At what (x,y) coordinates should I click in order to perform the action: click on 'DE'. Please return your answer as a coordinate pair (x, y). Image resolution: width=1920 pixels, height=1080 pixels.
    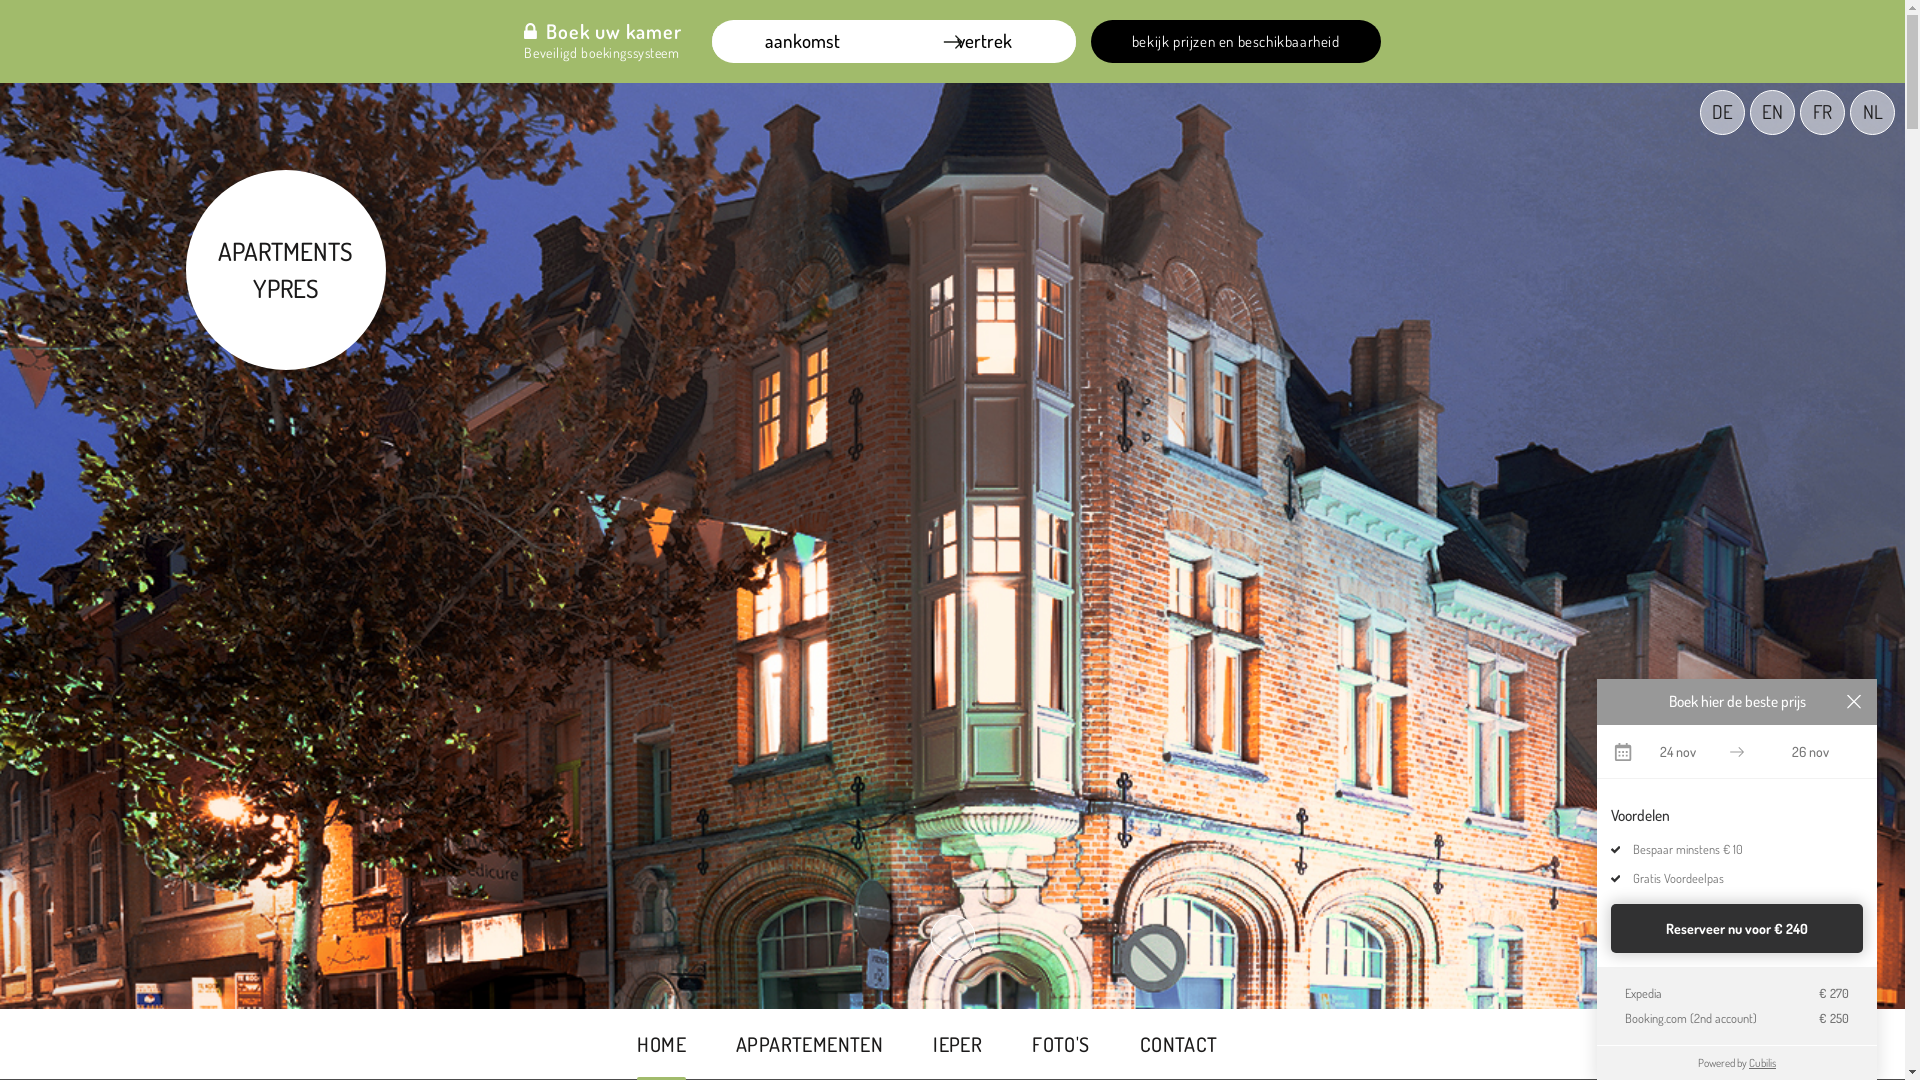
    Looking at the image, I should click on (1721, 112).